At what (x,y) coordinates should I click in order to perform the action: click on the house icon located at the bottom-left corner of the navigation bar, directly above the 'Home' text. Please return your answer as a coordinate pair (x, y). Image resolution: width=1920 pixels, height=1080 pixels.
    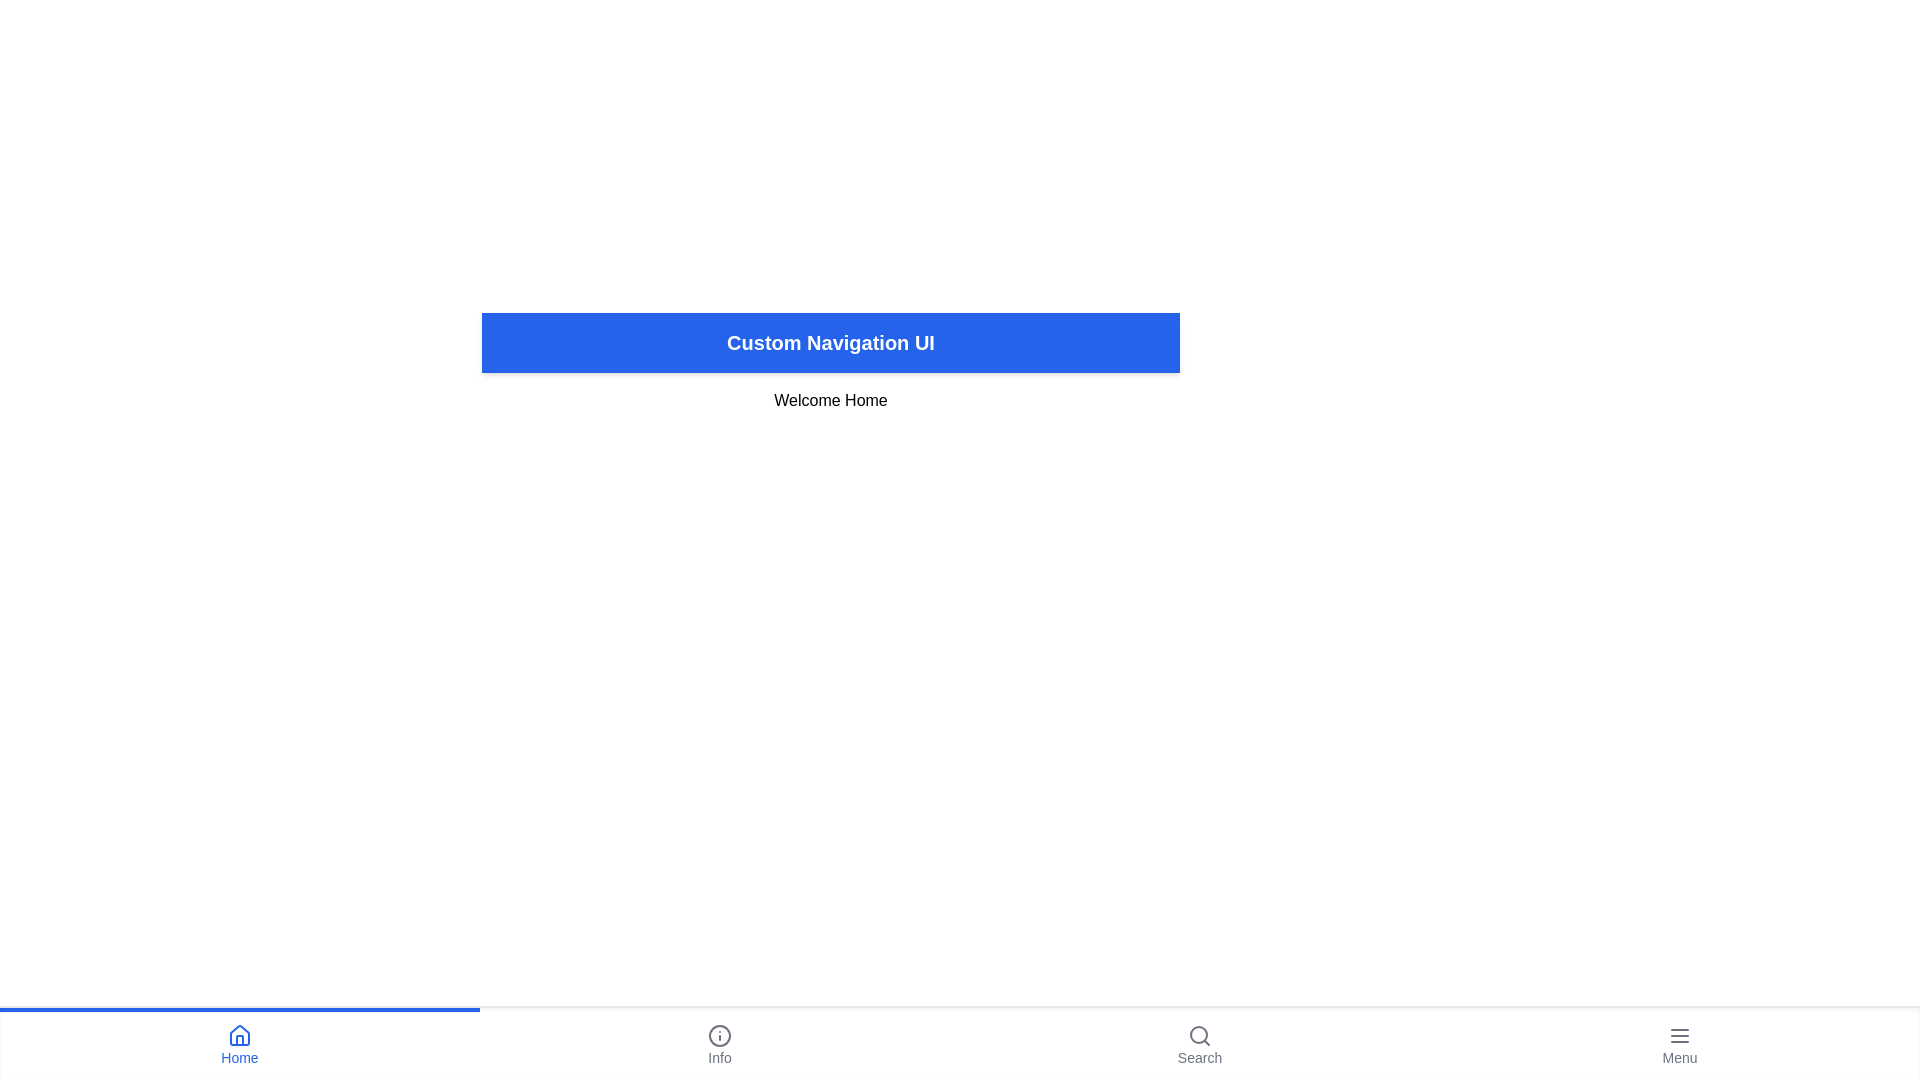
    Looking at the image, I should click on (240, 1035).